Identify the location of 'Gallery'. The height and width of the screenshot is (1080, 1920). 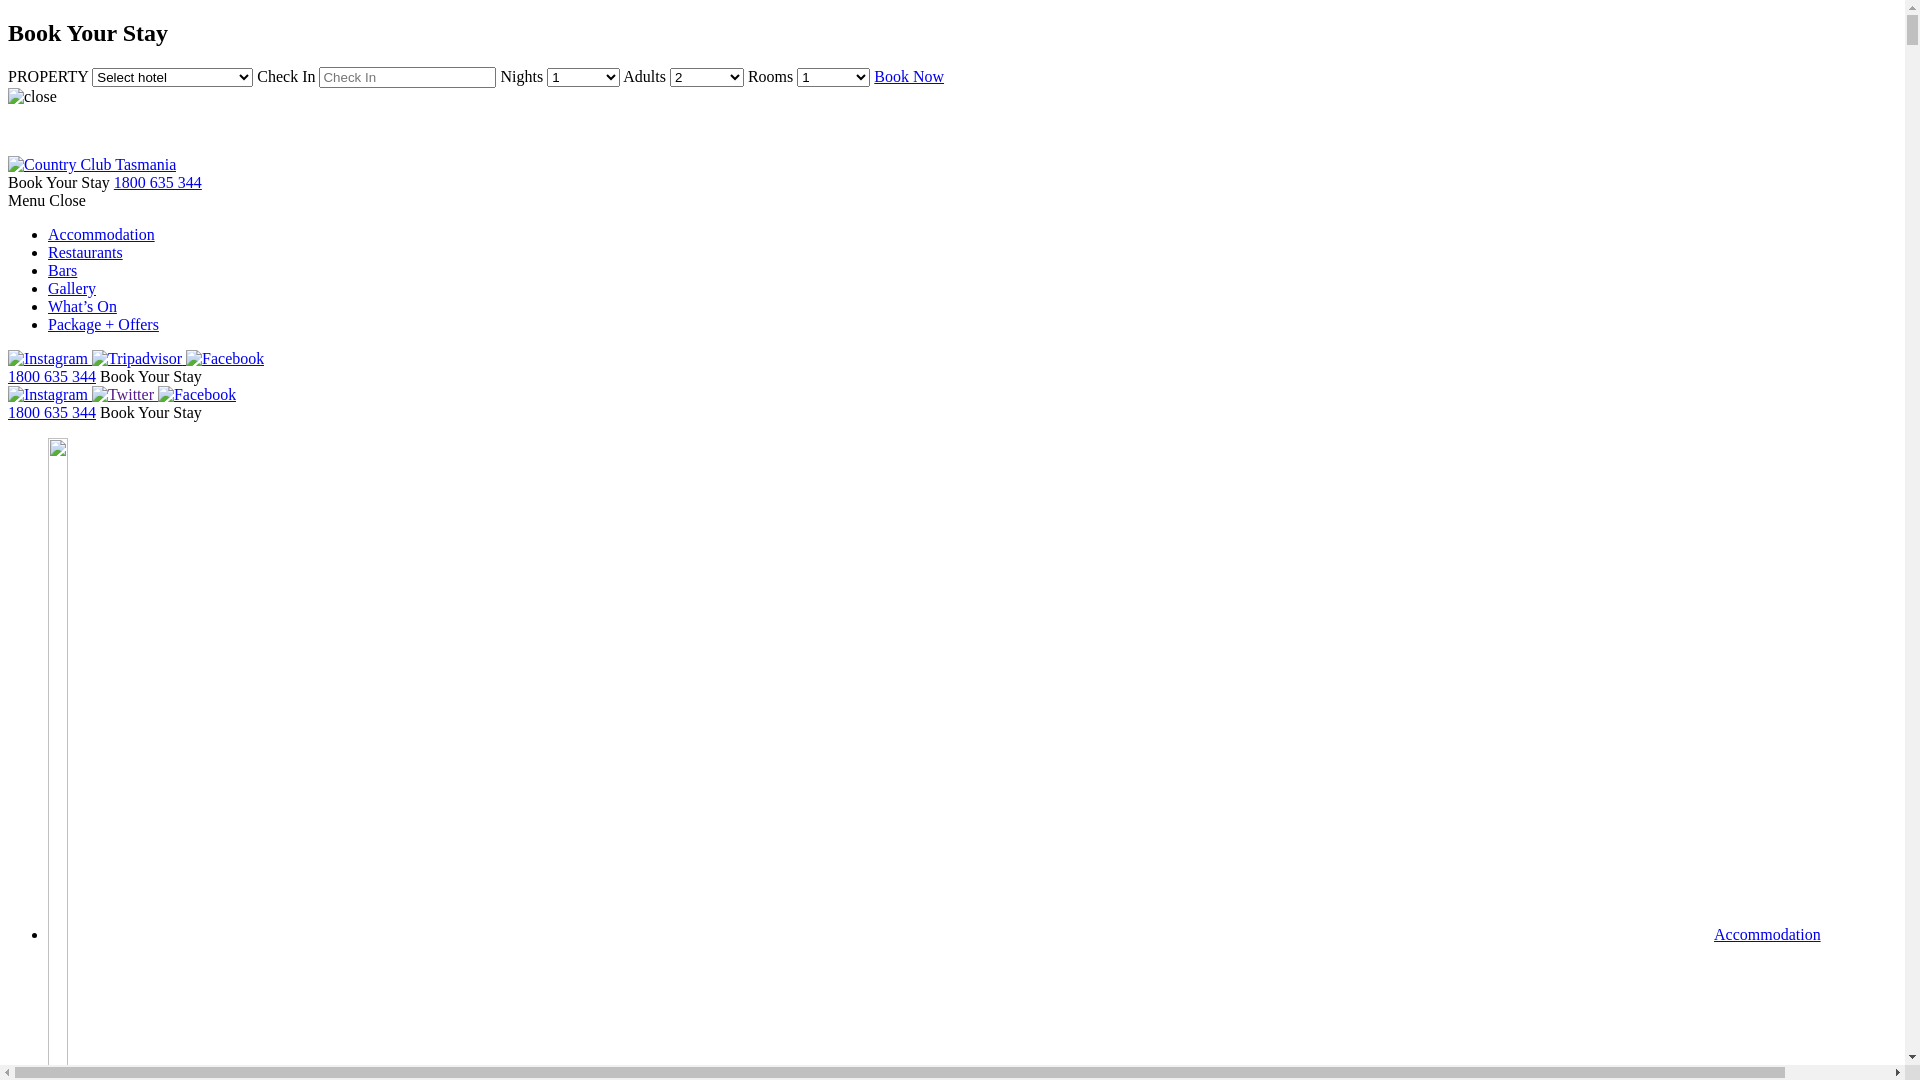
(72, 288).